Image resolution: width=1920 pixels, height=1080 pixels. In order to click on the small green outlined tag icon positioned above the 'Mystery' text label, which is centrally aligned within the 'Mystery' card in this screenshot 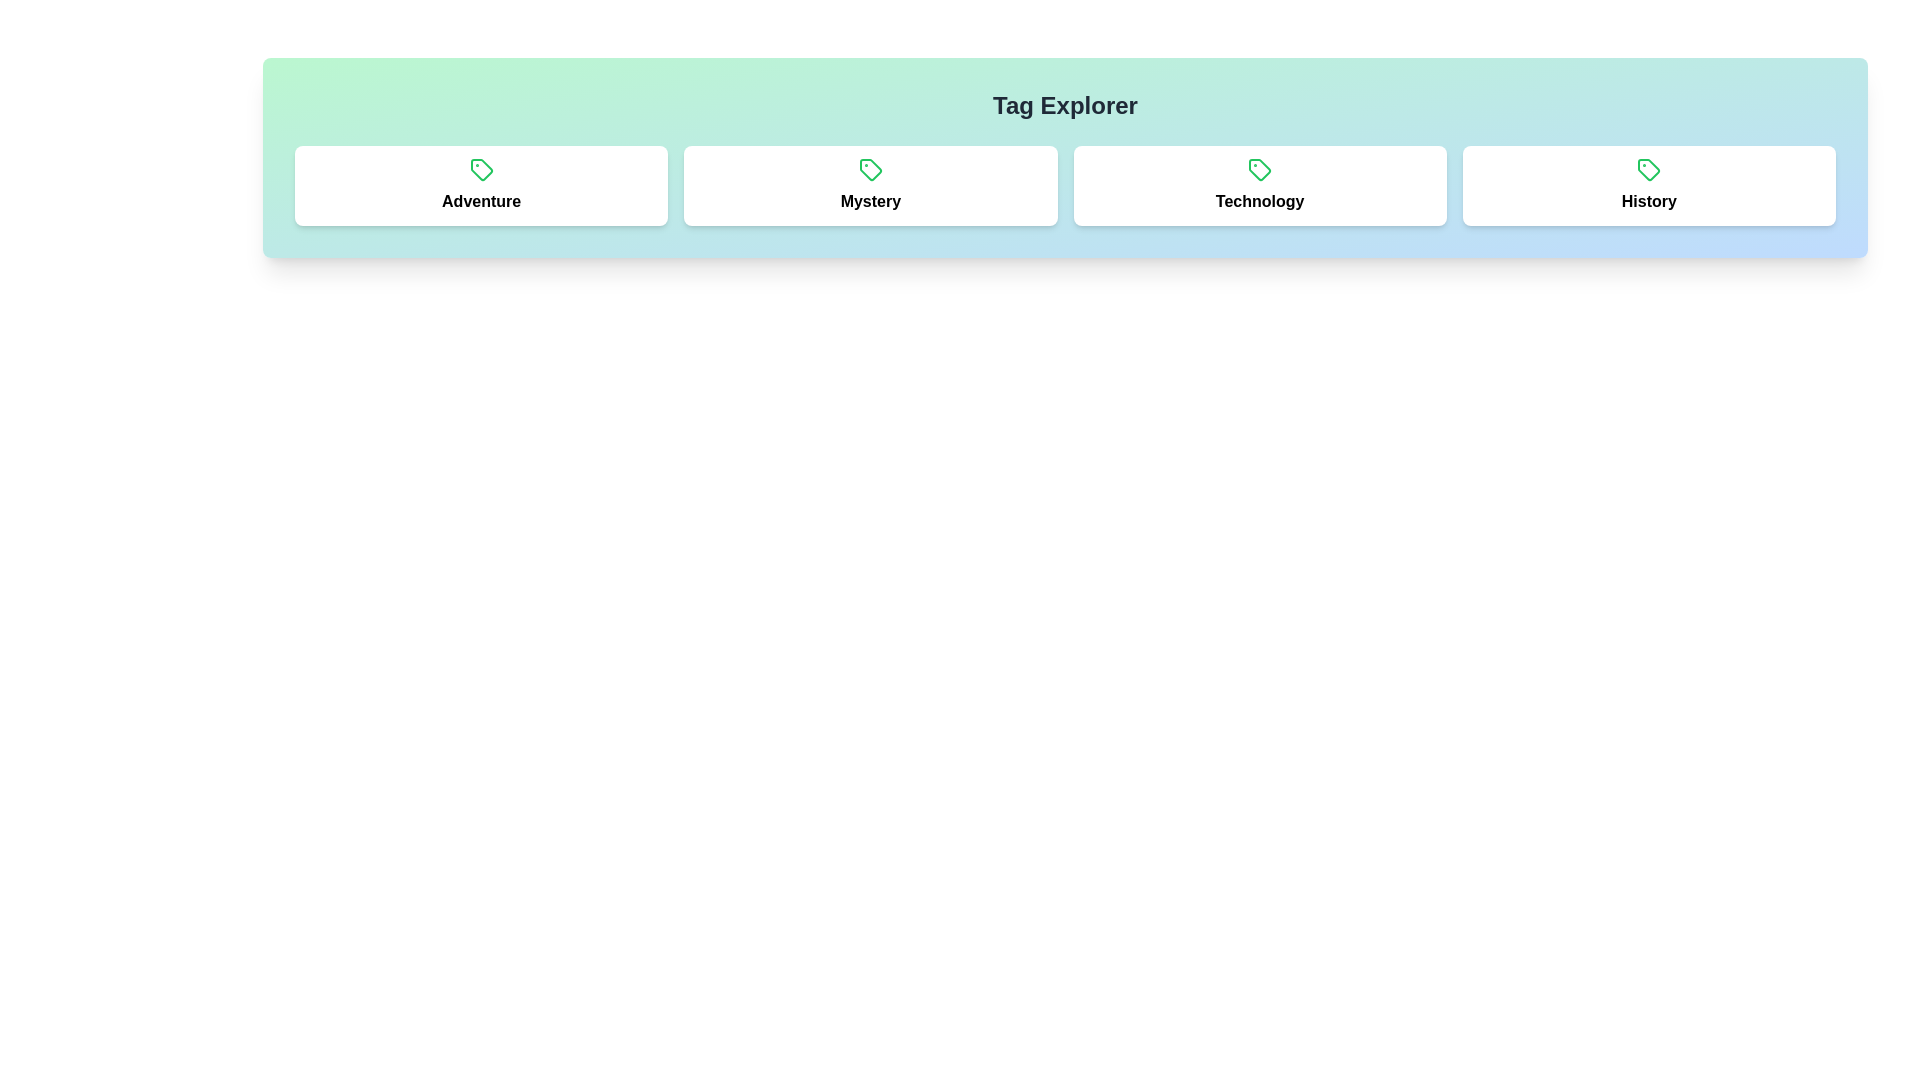, I will do `click(870, 168)`.